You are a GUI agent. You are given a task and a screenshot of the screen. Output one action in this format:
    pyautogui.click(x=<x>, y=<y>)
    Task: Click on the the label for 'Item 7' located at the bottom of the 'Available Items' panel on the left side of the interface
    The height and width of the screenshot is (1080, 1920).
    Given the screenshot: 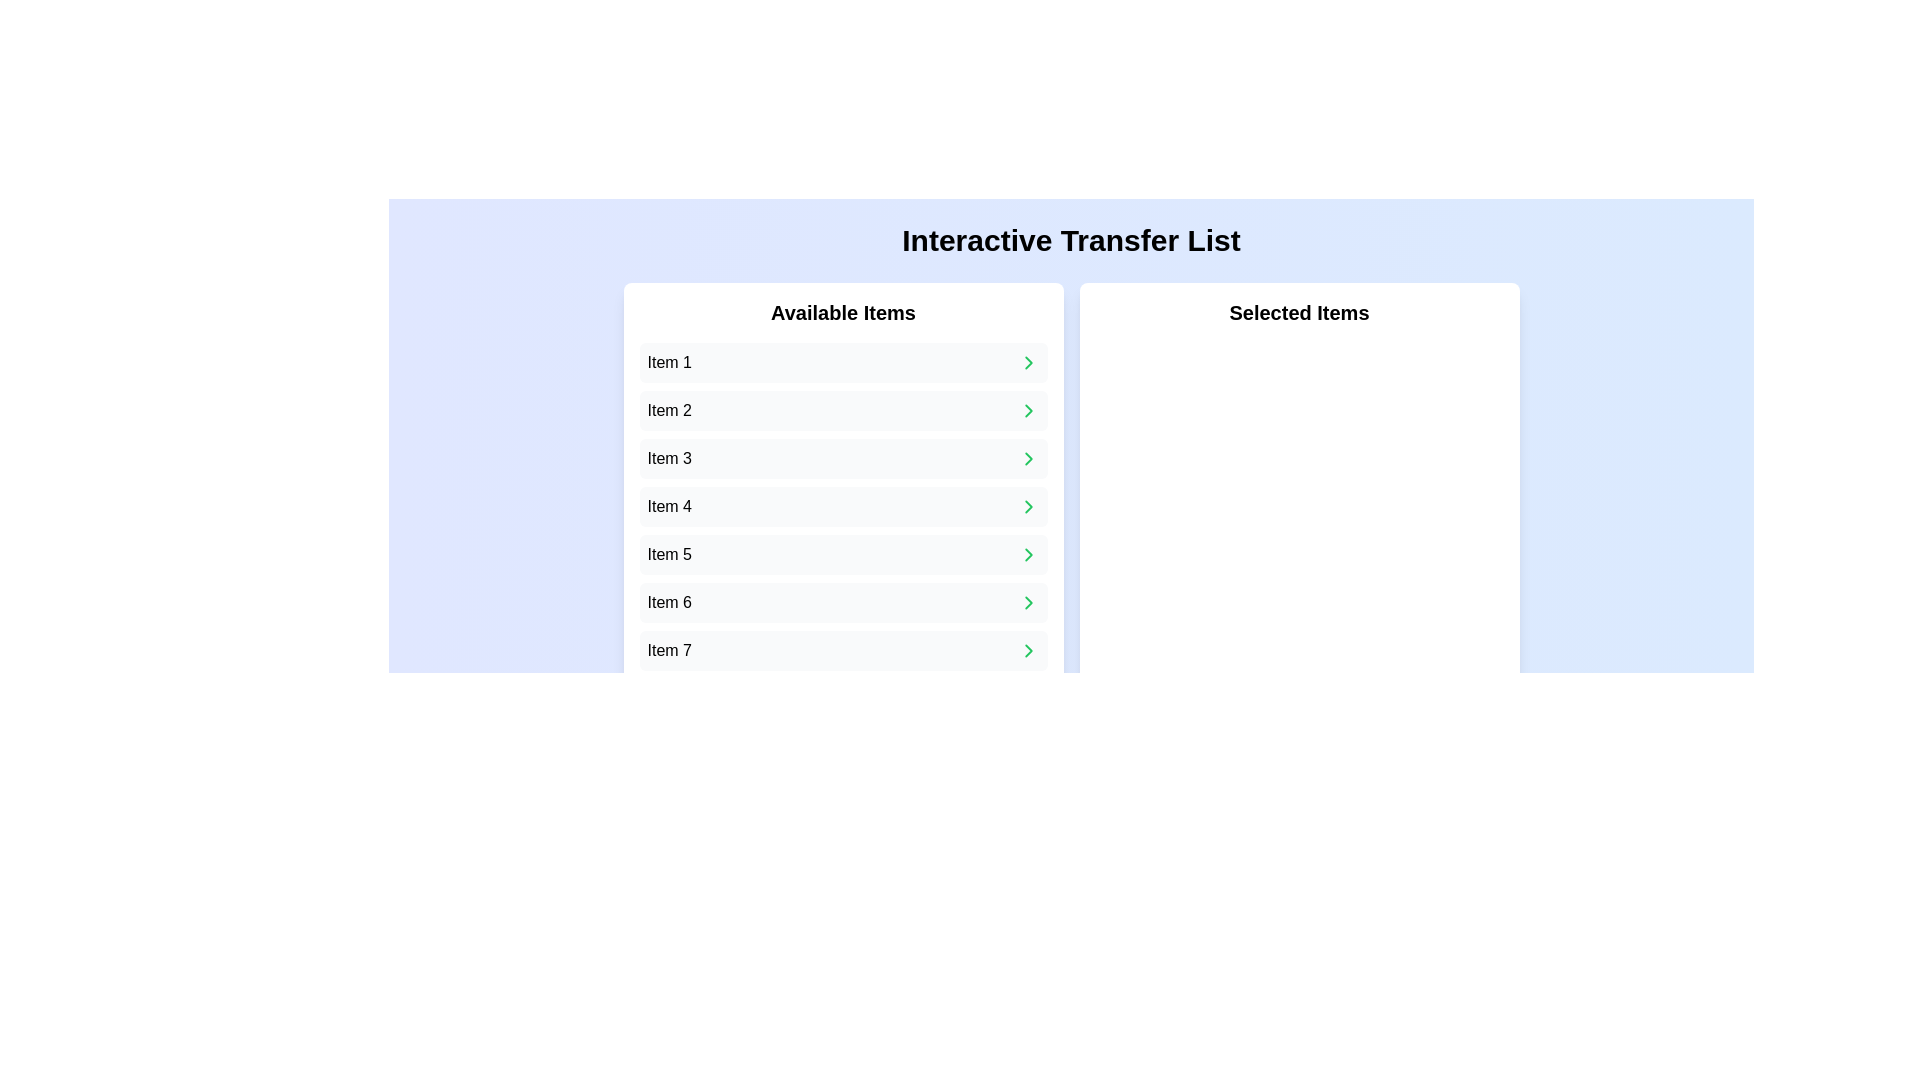 What is the action you would take?
    pyautogui.click(x=669, y=651)
    